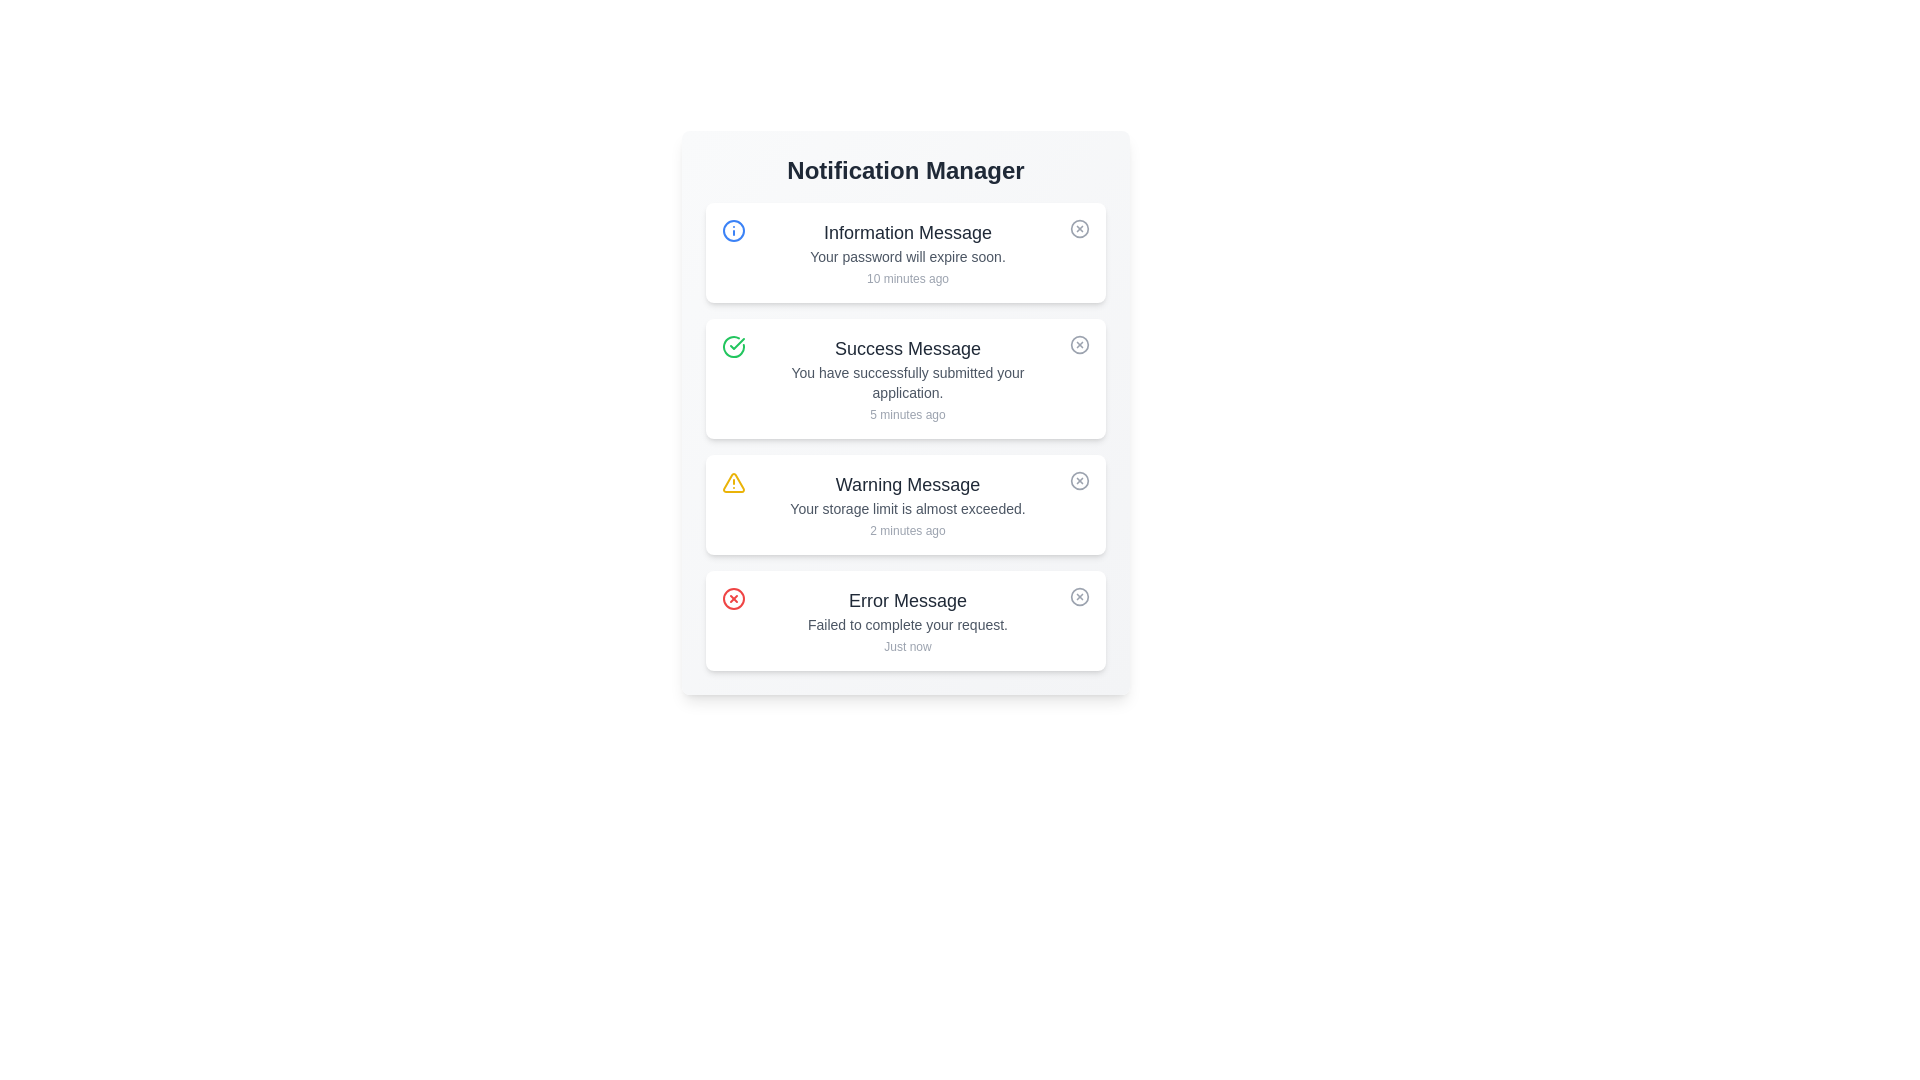 The image size is (1920, 1080). I want to click on the close button located at the top right corner of the first notification card to change its color to red, so click(1079, 227).